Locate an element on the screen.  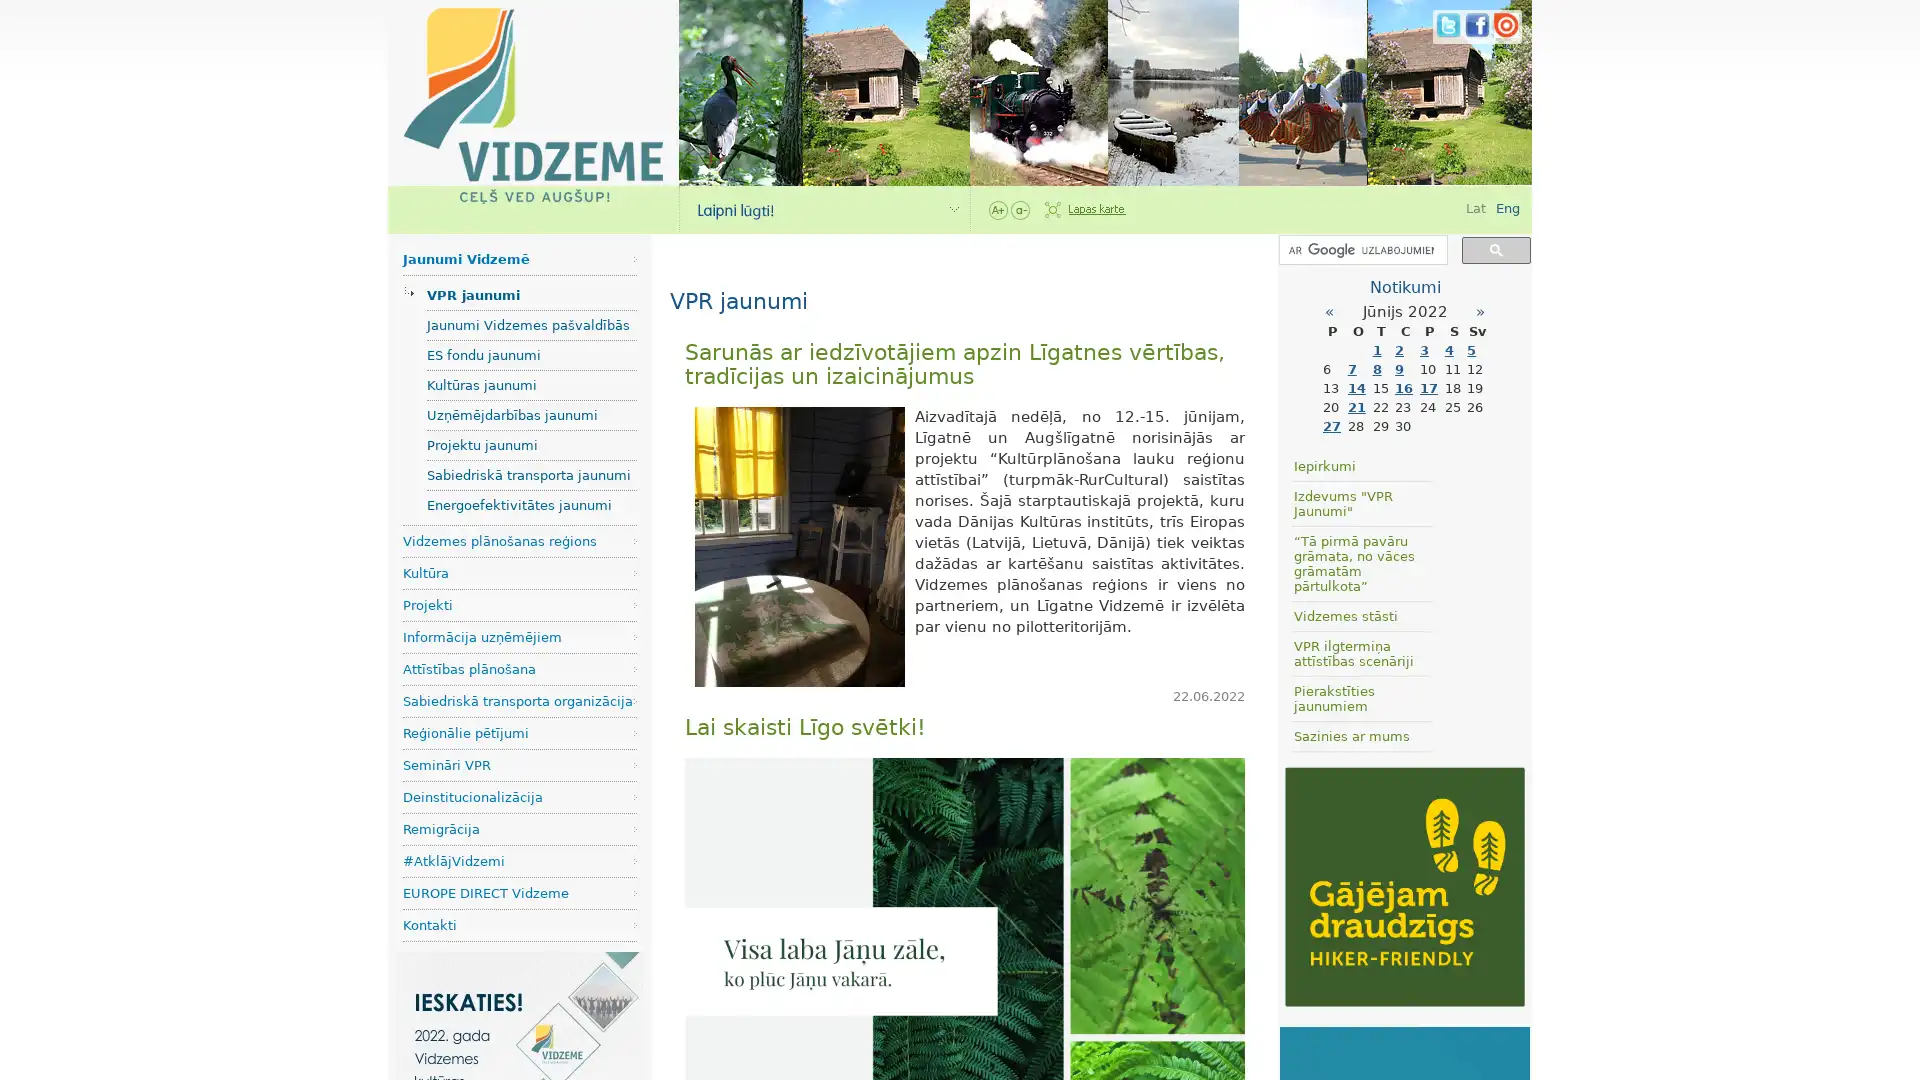
meklet is located at coordinates (1496, 248).